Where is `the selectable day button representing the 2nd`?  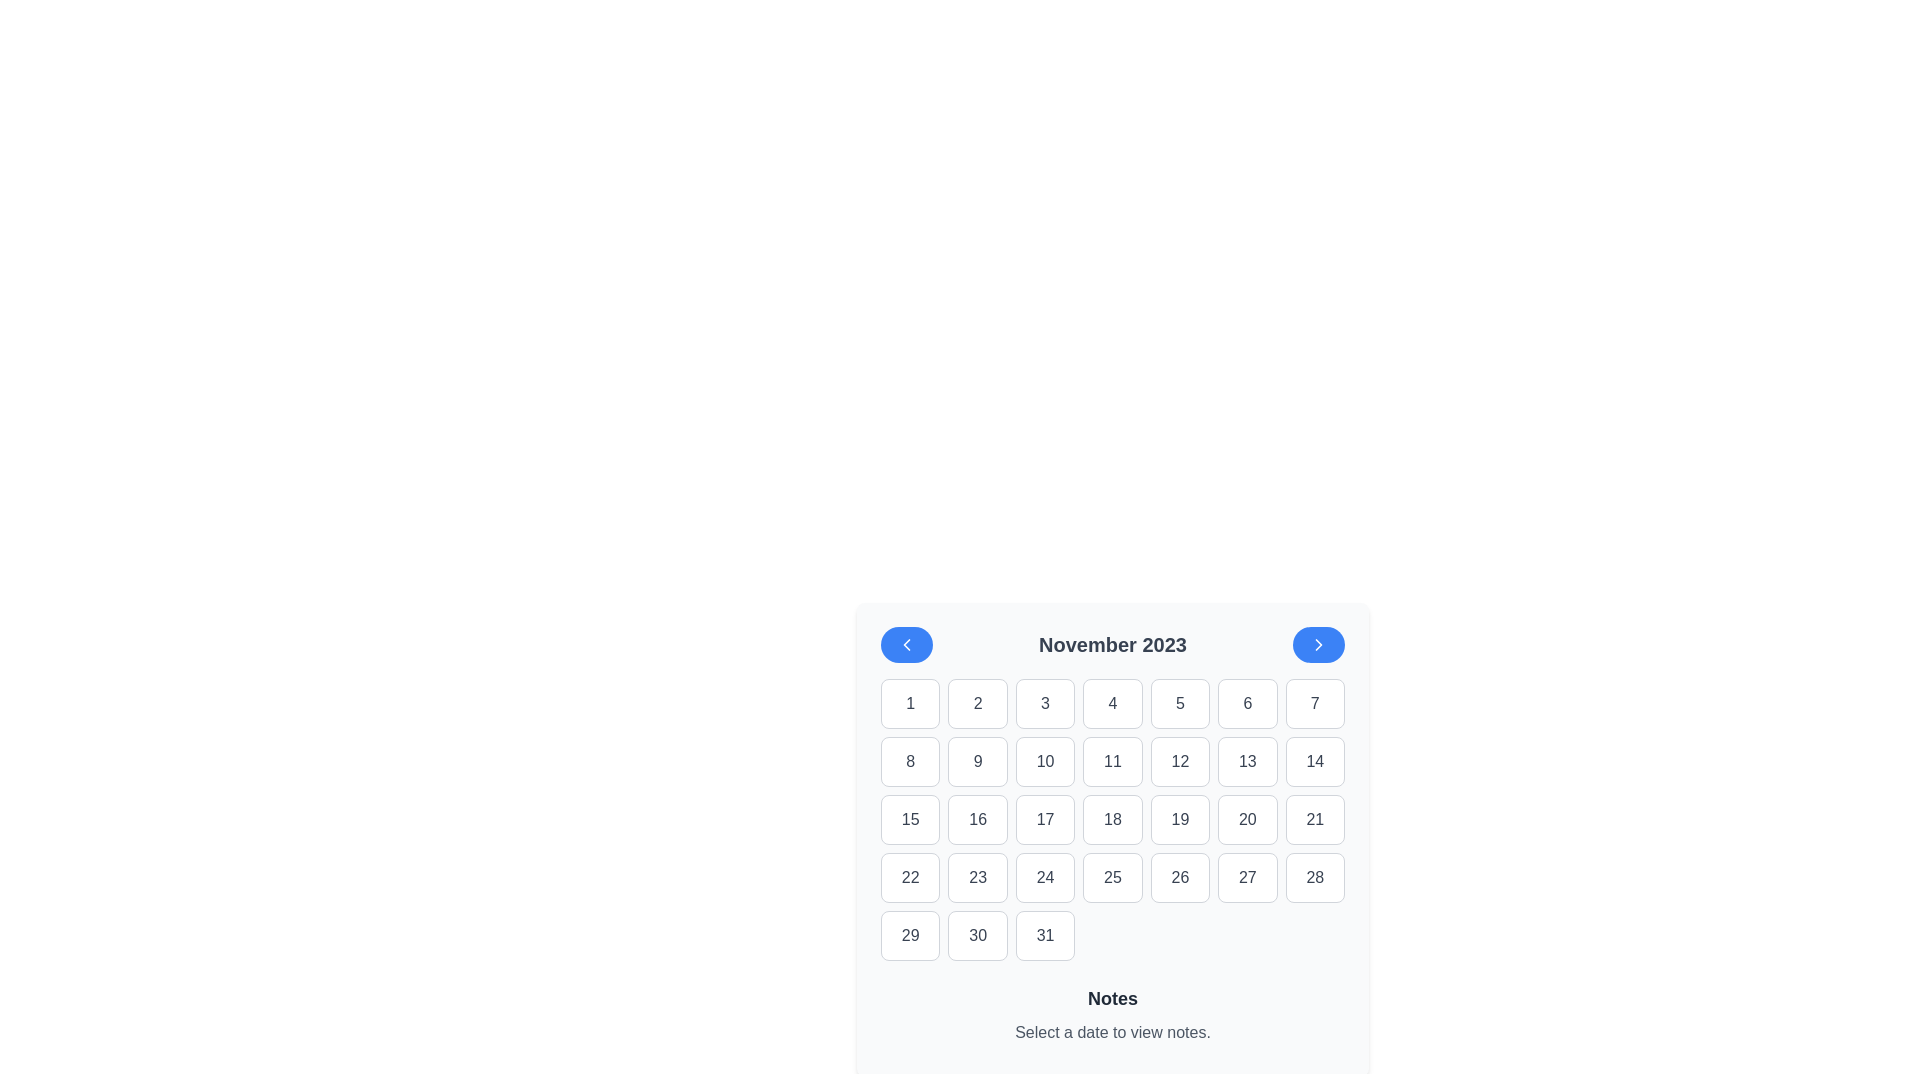
the selectable day button representing the 2nd is located at coordinates (978, 703).